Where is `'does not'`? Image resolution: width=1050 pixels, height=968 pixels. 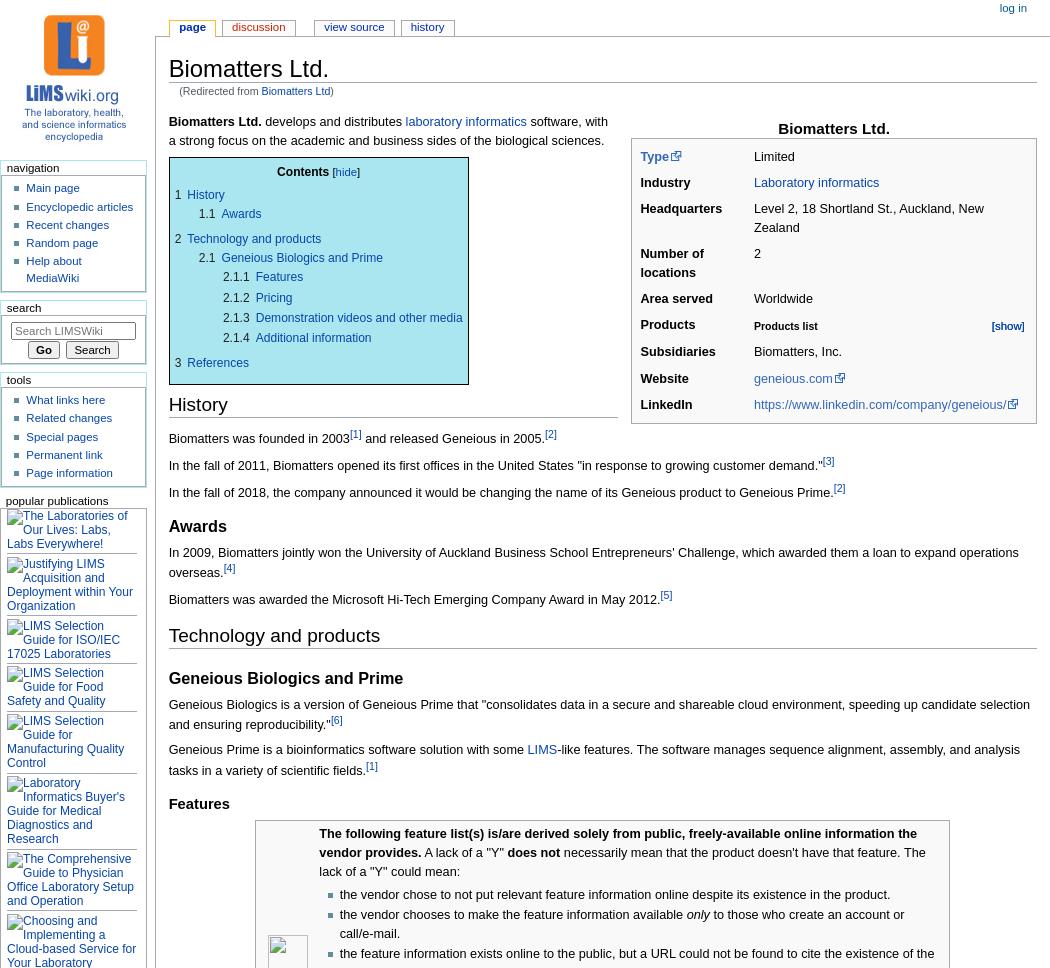
'does not' is located at coordinates (533, 851).